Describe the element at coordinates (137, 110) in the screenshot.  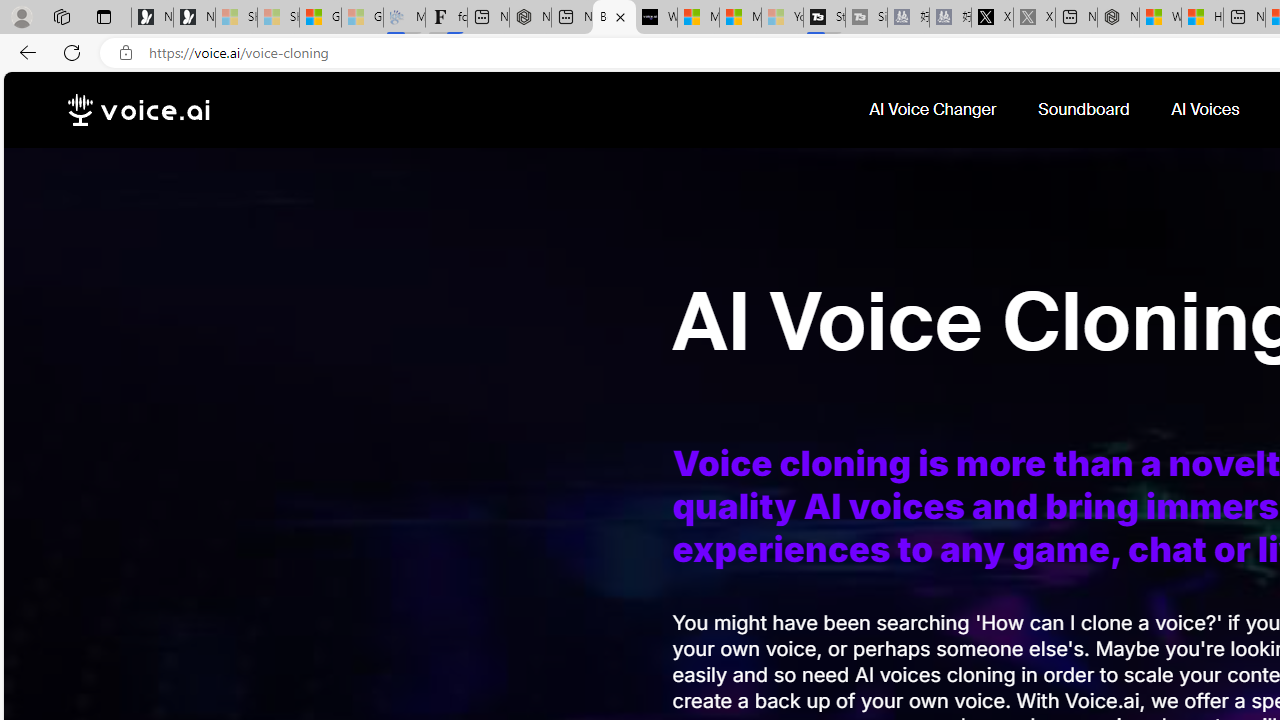
I see `'voice.ai'` at that location.